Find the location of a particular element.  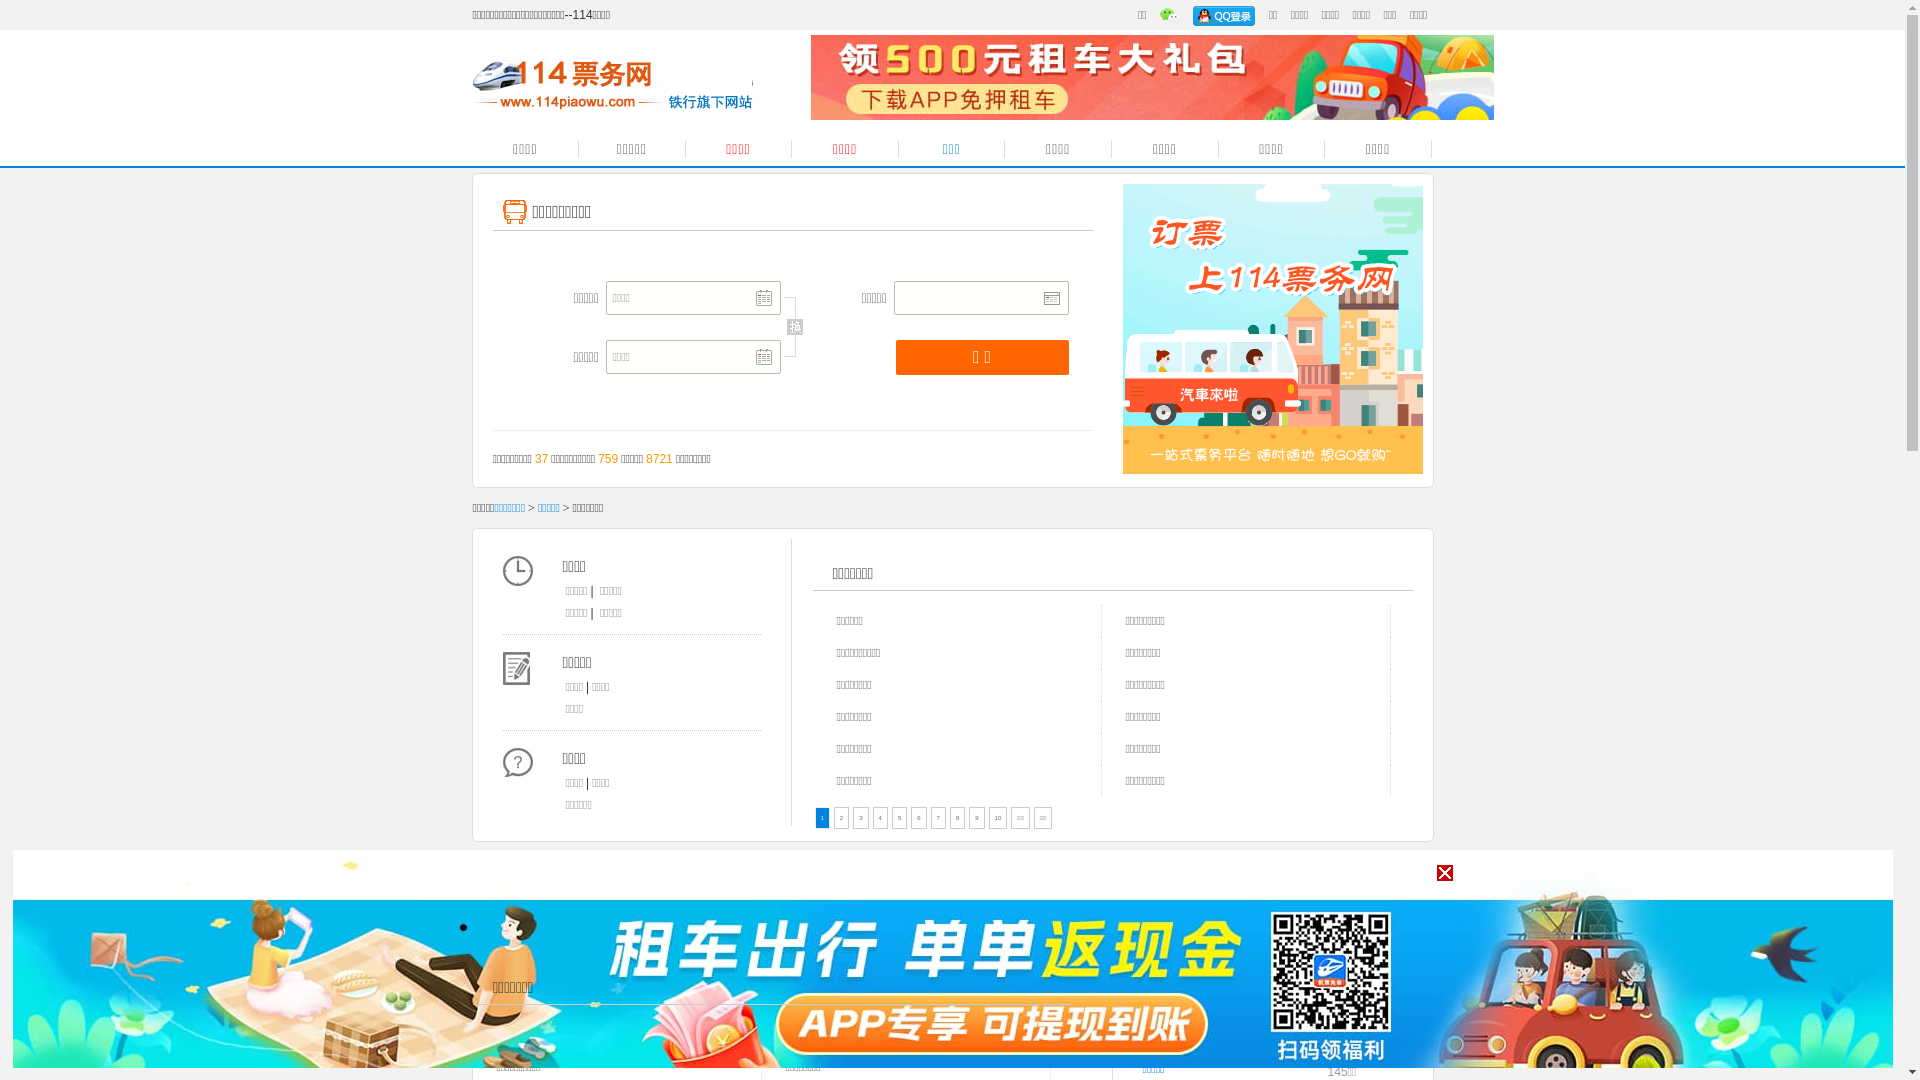

'10' is located at coordinates (998, 817).